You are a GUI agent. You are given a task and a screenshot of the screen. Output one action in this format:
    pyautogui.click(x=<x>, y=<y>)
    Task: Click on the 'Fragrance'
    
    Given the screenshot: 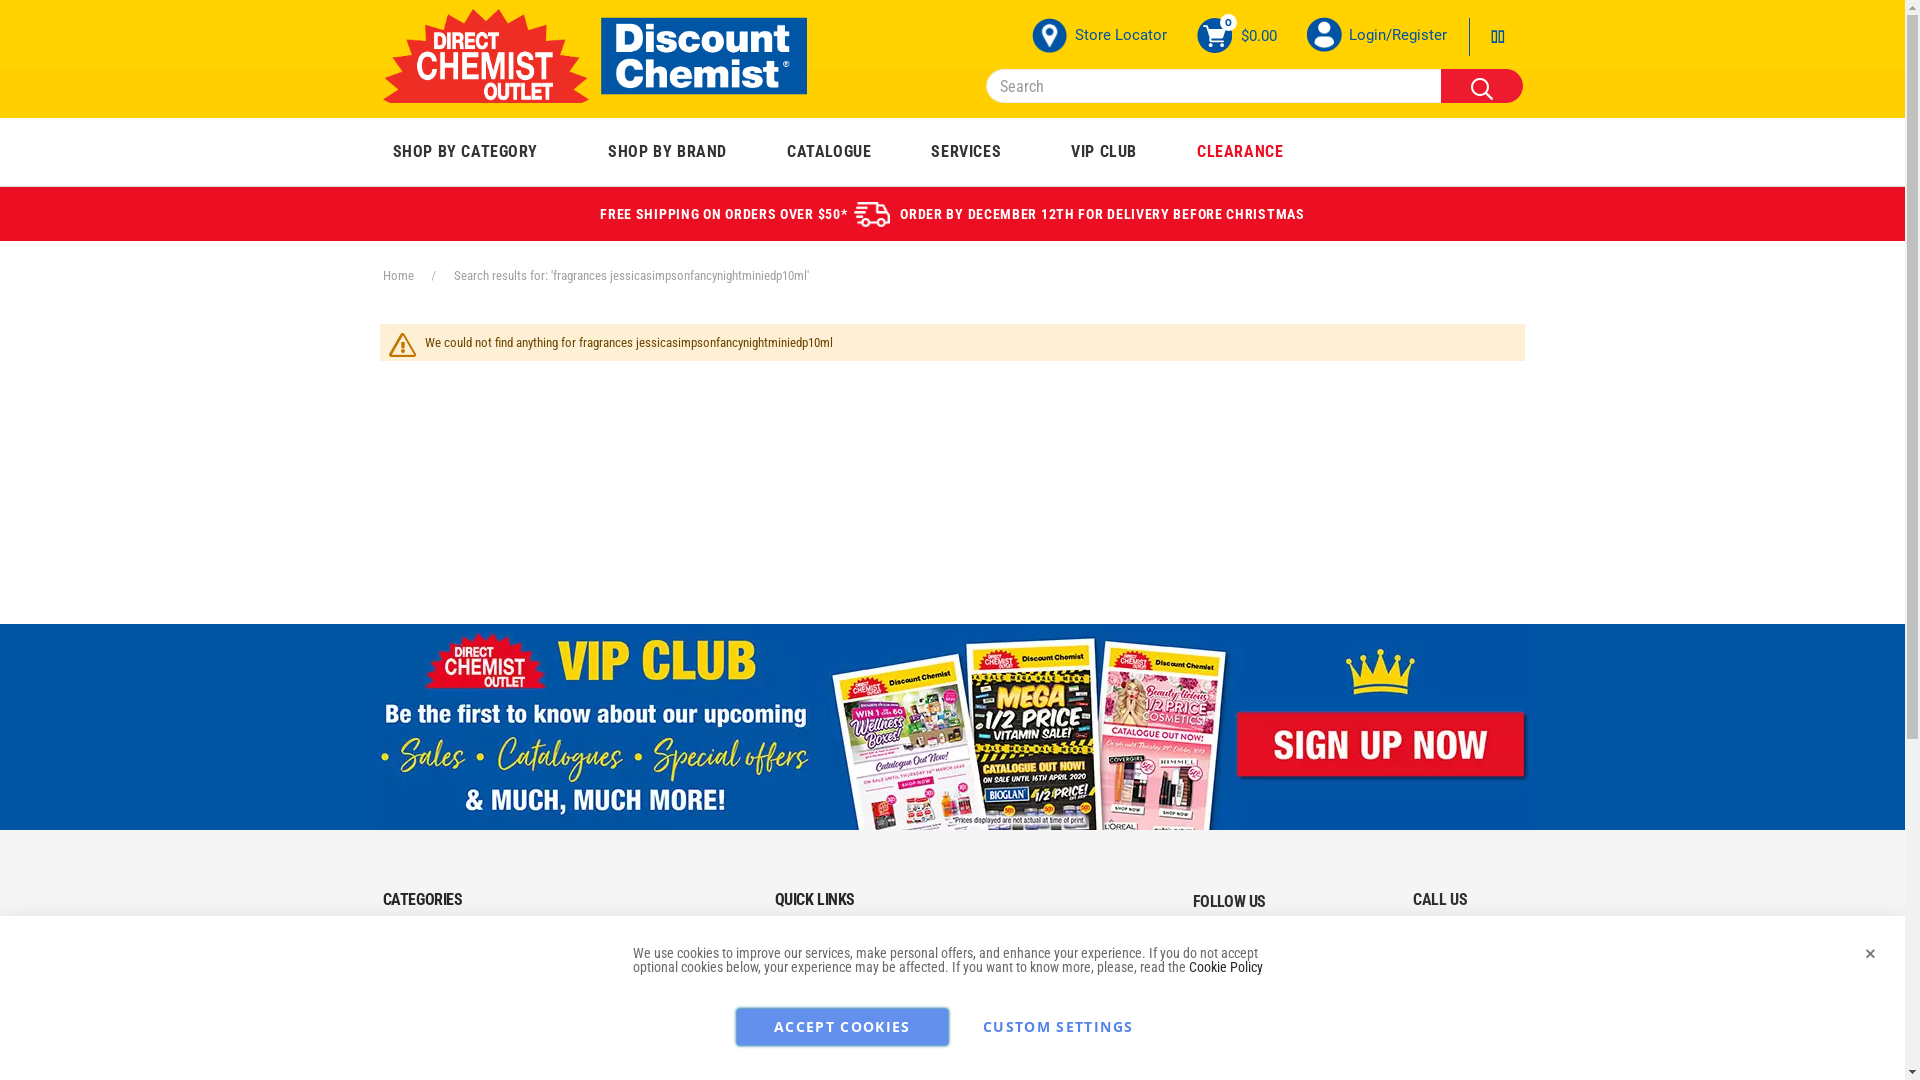 What is the action you would take?
    pyautogui.click(x=411, y=1017)
    